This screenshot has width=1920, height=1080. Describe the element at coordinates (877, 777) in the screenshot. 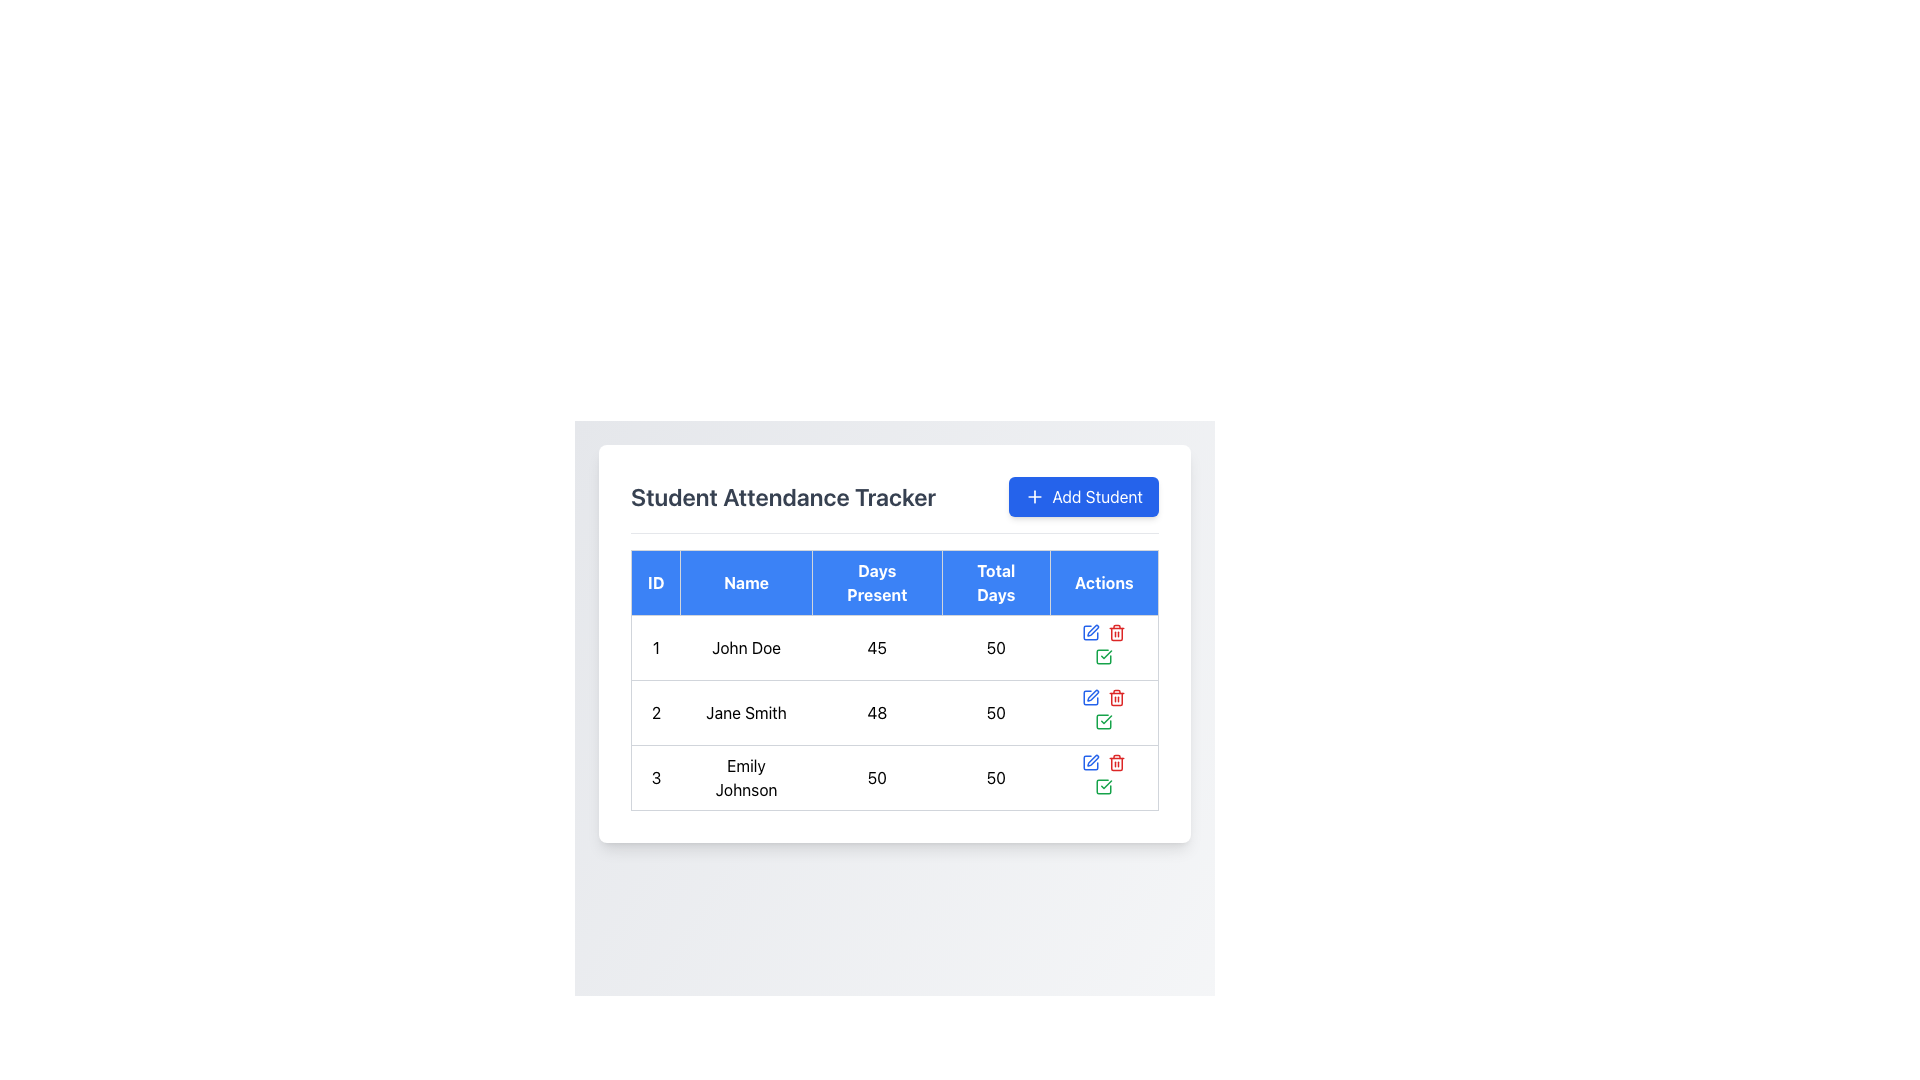

I see `the Text Display element that shows '50' in a sans-serif font, located in the third row under the 'Days Present' column of the table` at that location.